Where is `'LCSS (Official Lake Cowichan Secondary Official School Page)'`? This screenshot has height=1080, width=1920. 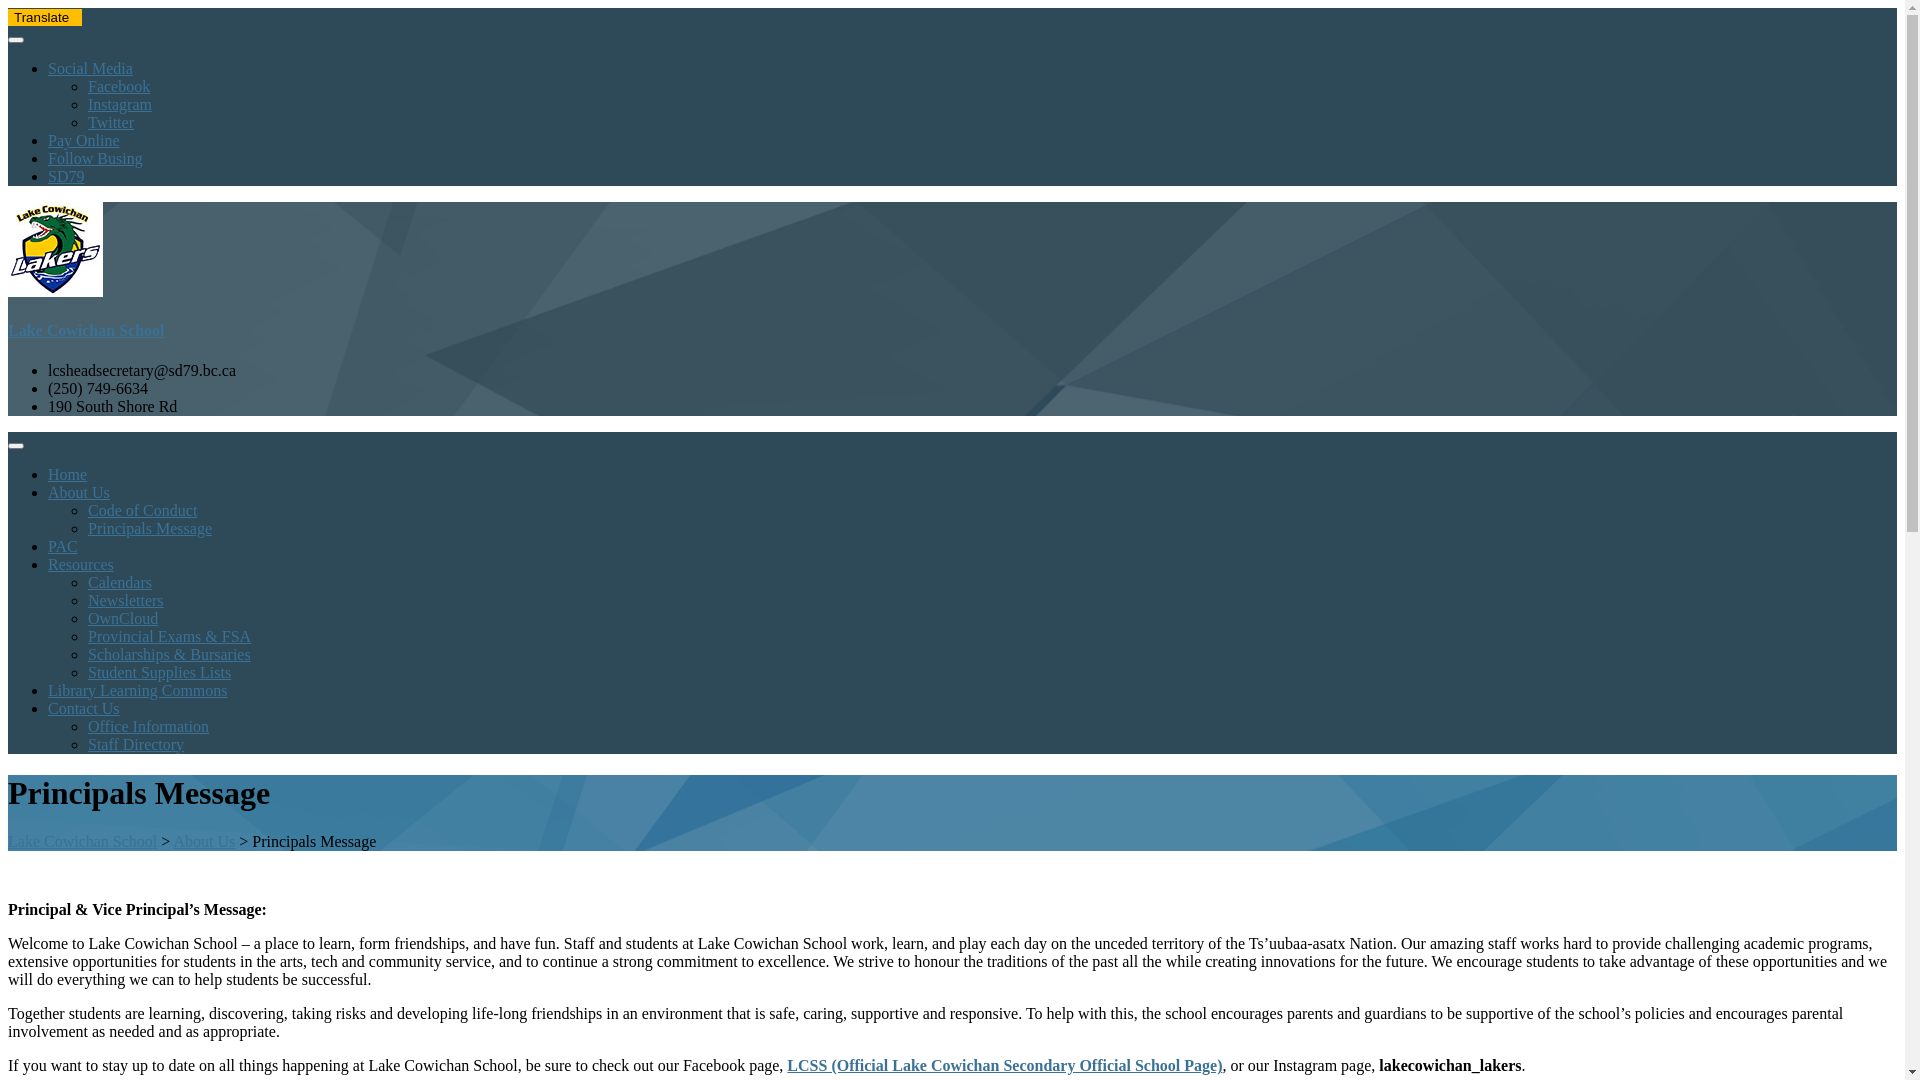
'LCSS (Official Lake Cowichan Secondary Official School Page)' is located at coordinates (1004, 1064).